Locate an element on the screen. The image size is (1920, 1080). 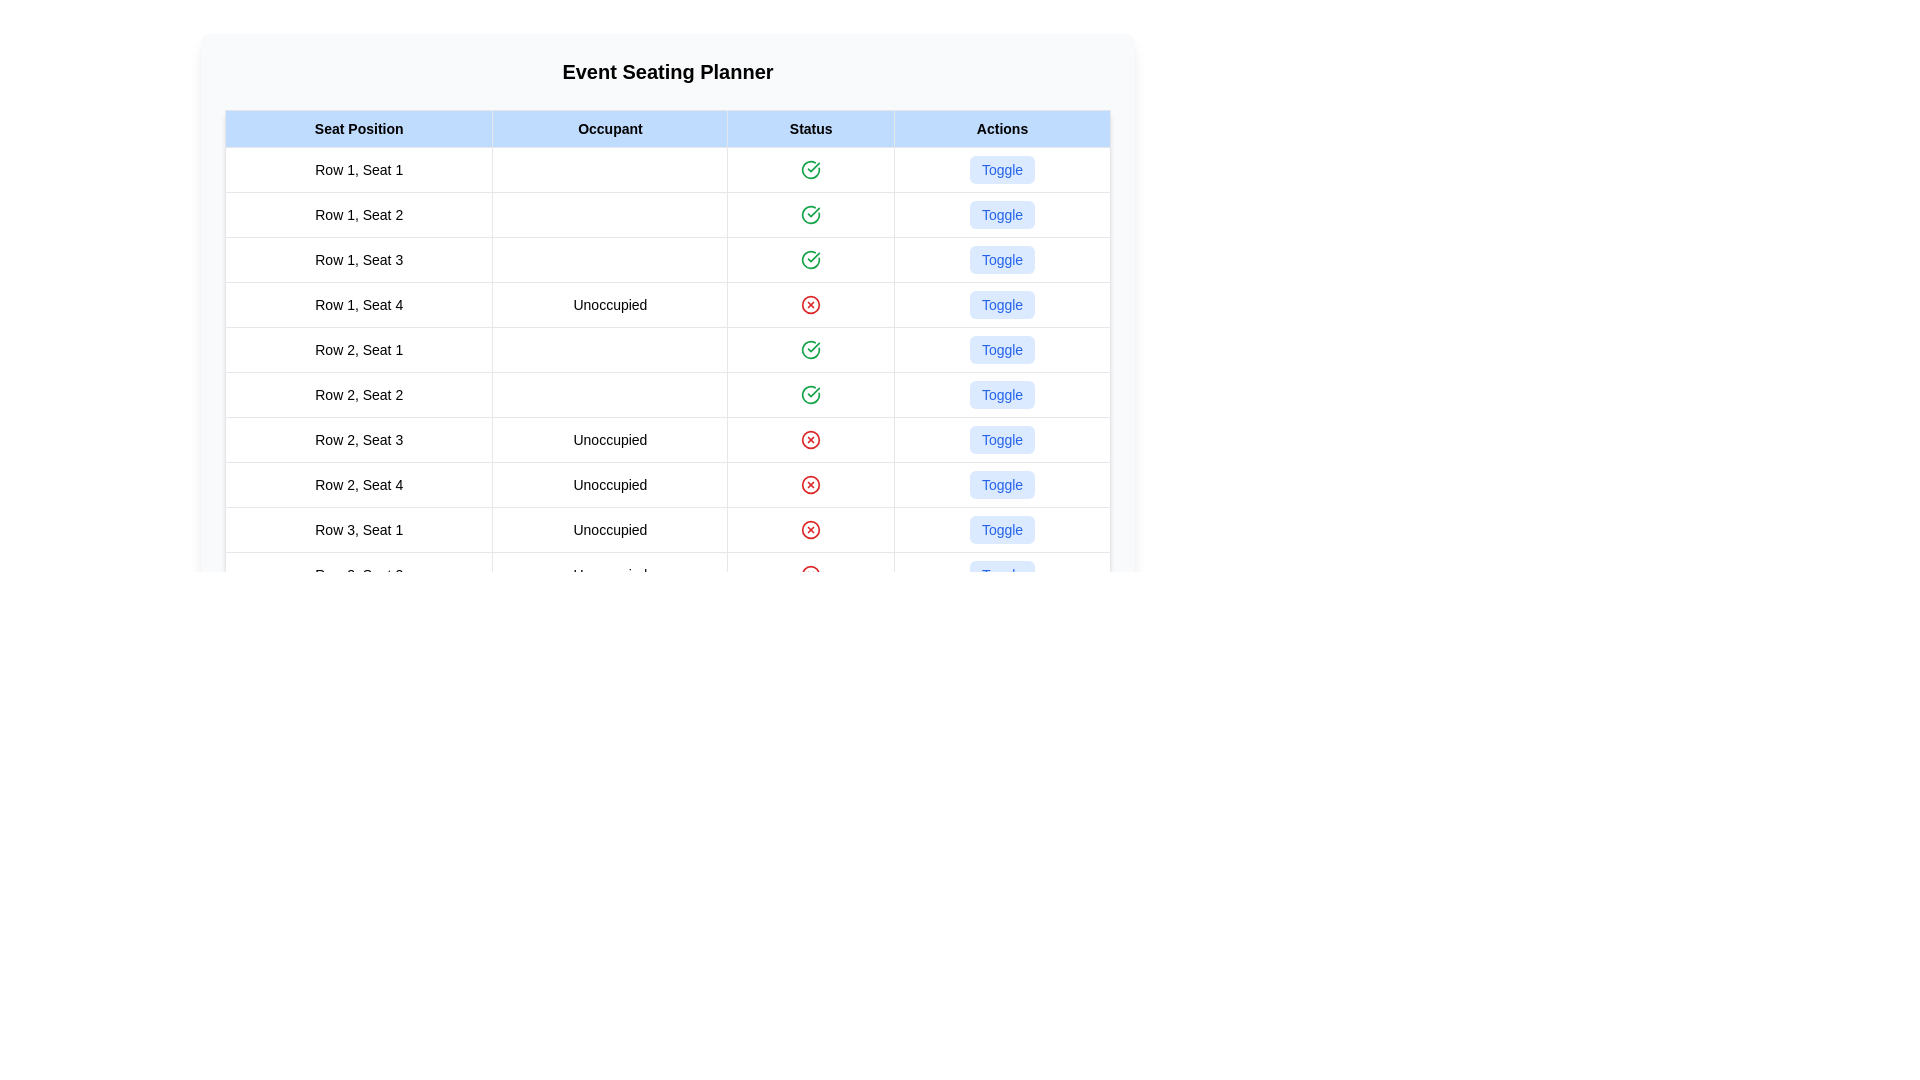
the static text label displaying 'Row 2, Seat 3' in the 'Seat Position' column of the seating details table is located at coordinates (359, 438).